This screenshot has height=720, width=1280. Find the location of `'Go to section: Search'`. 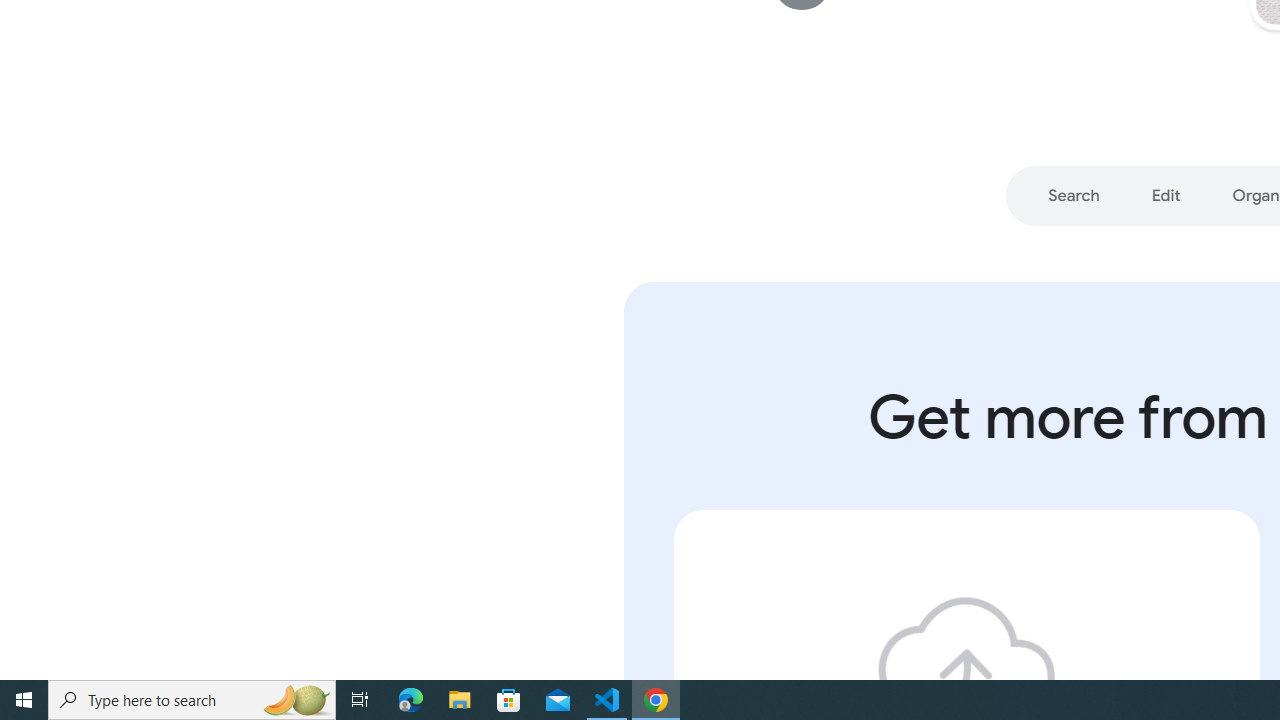

'Go to section: Search' is located at coordinates (1073, 196).